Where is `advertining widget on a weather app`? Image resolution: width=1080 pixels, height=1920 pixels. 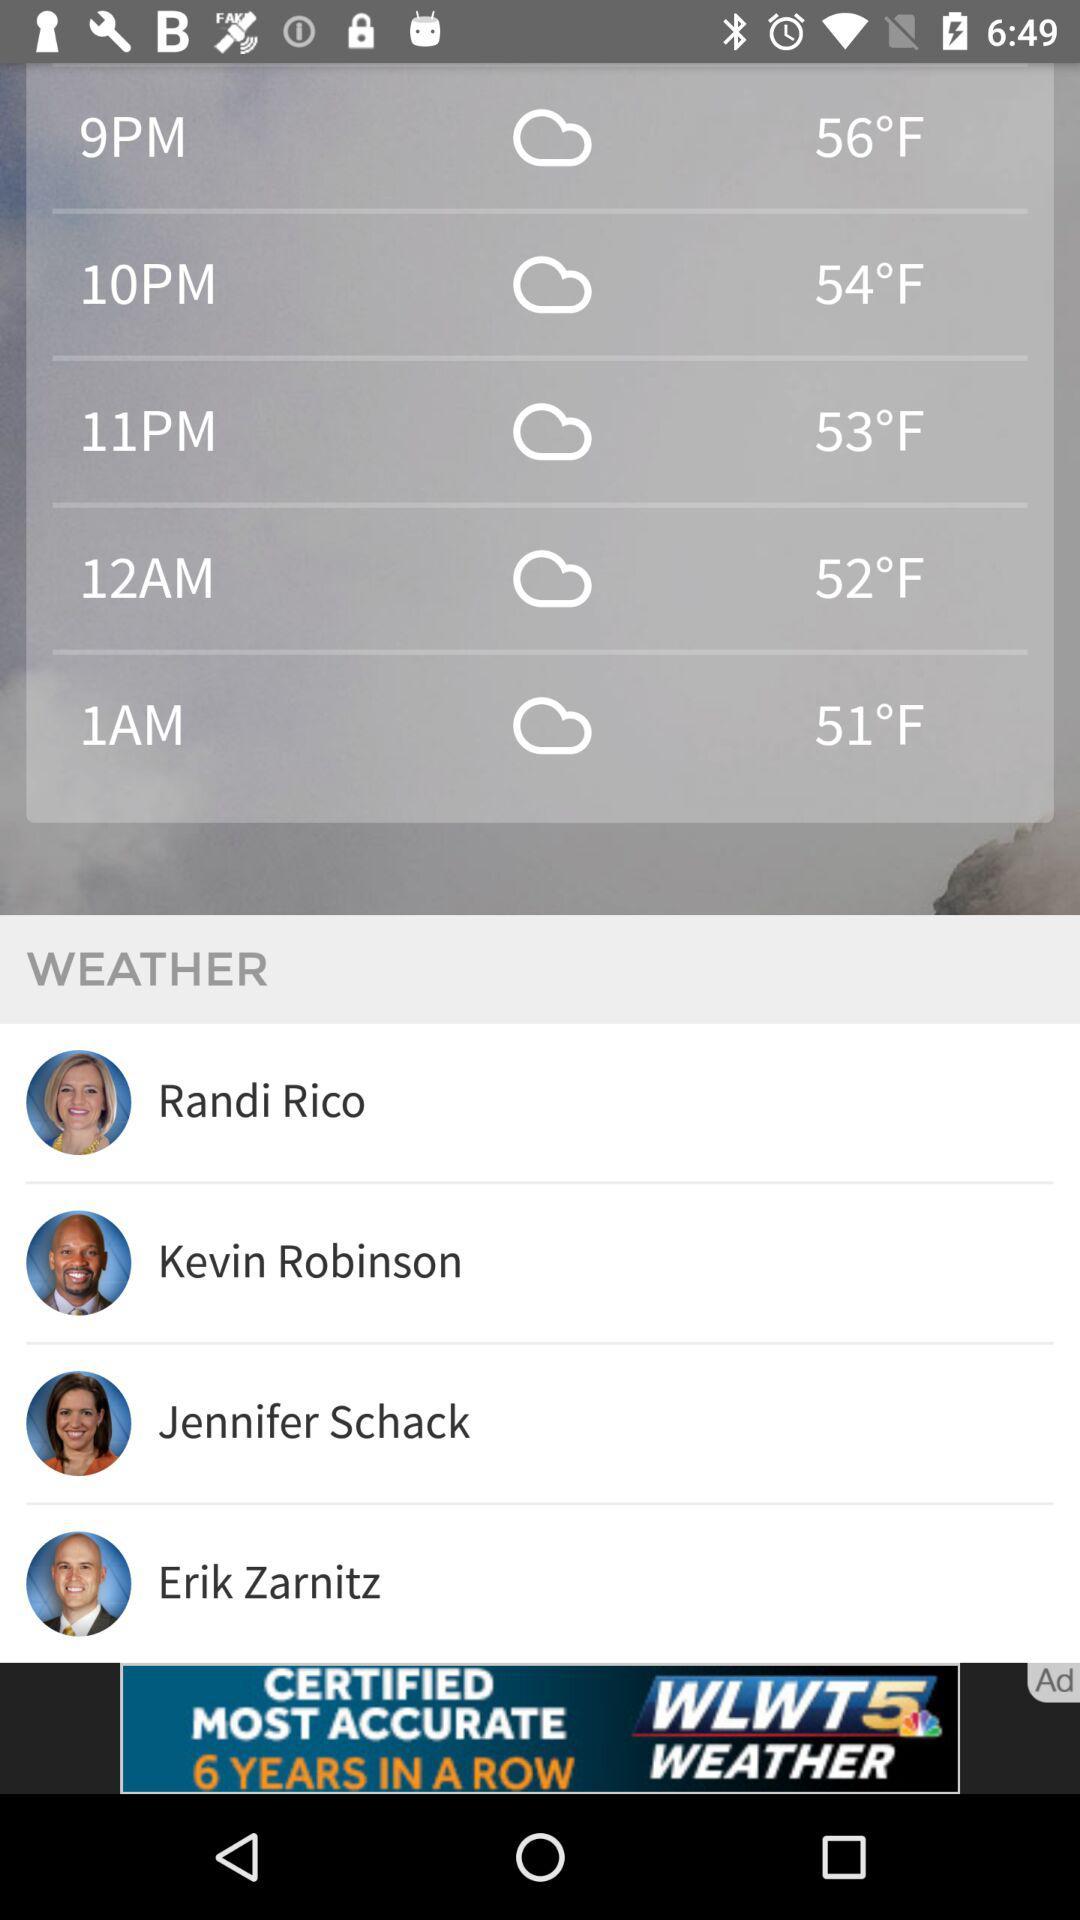
advertining widget on a weather app is located at coordinates (540, 1727).